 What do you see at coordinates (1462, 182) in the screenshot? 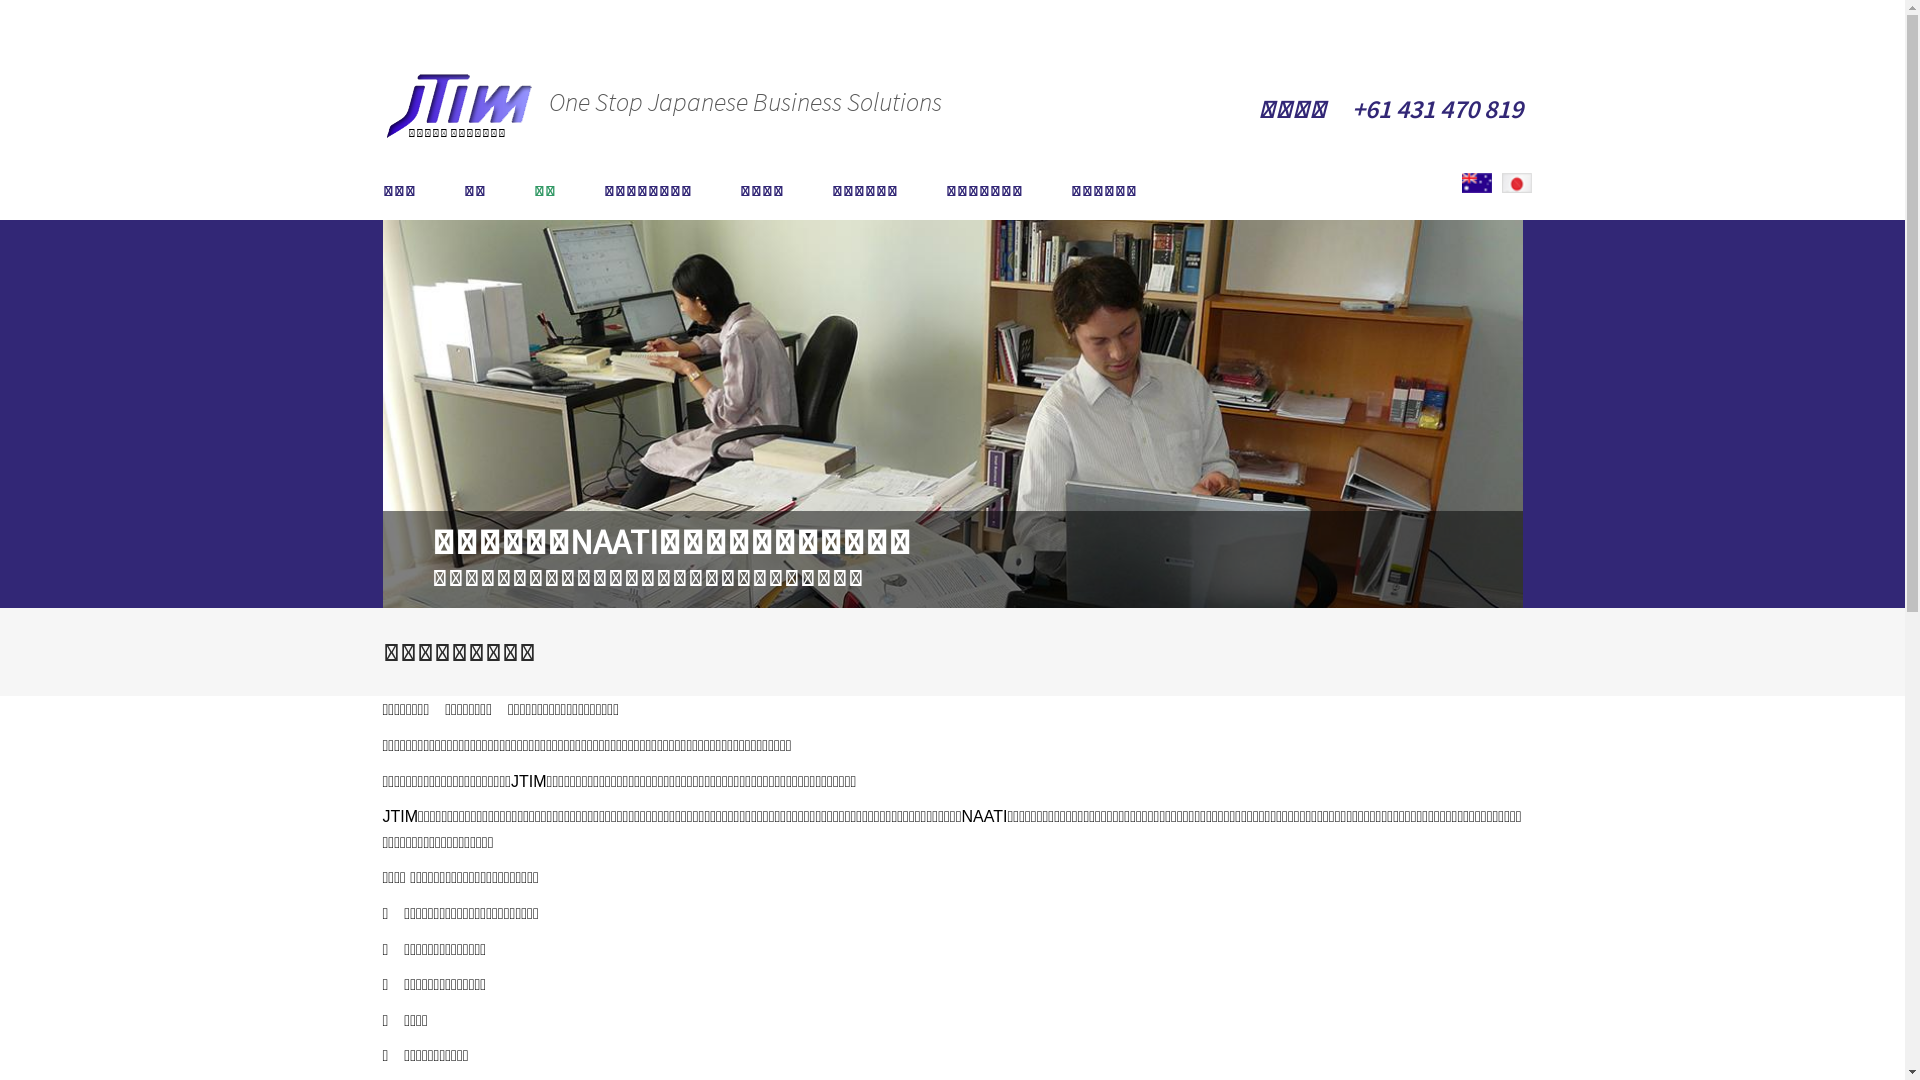
I see `'English'` at bounding box center [1462, 182].